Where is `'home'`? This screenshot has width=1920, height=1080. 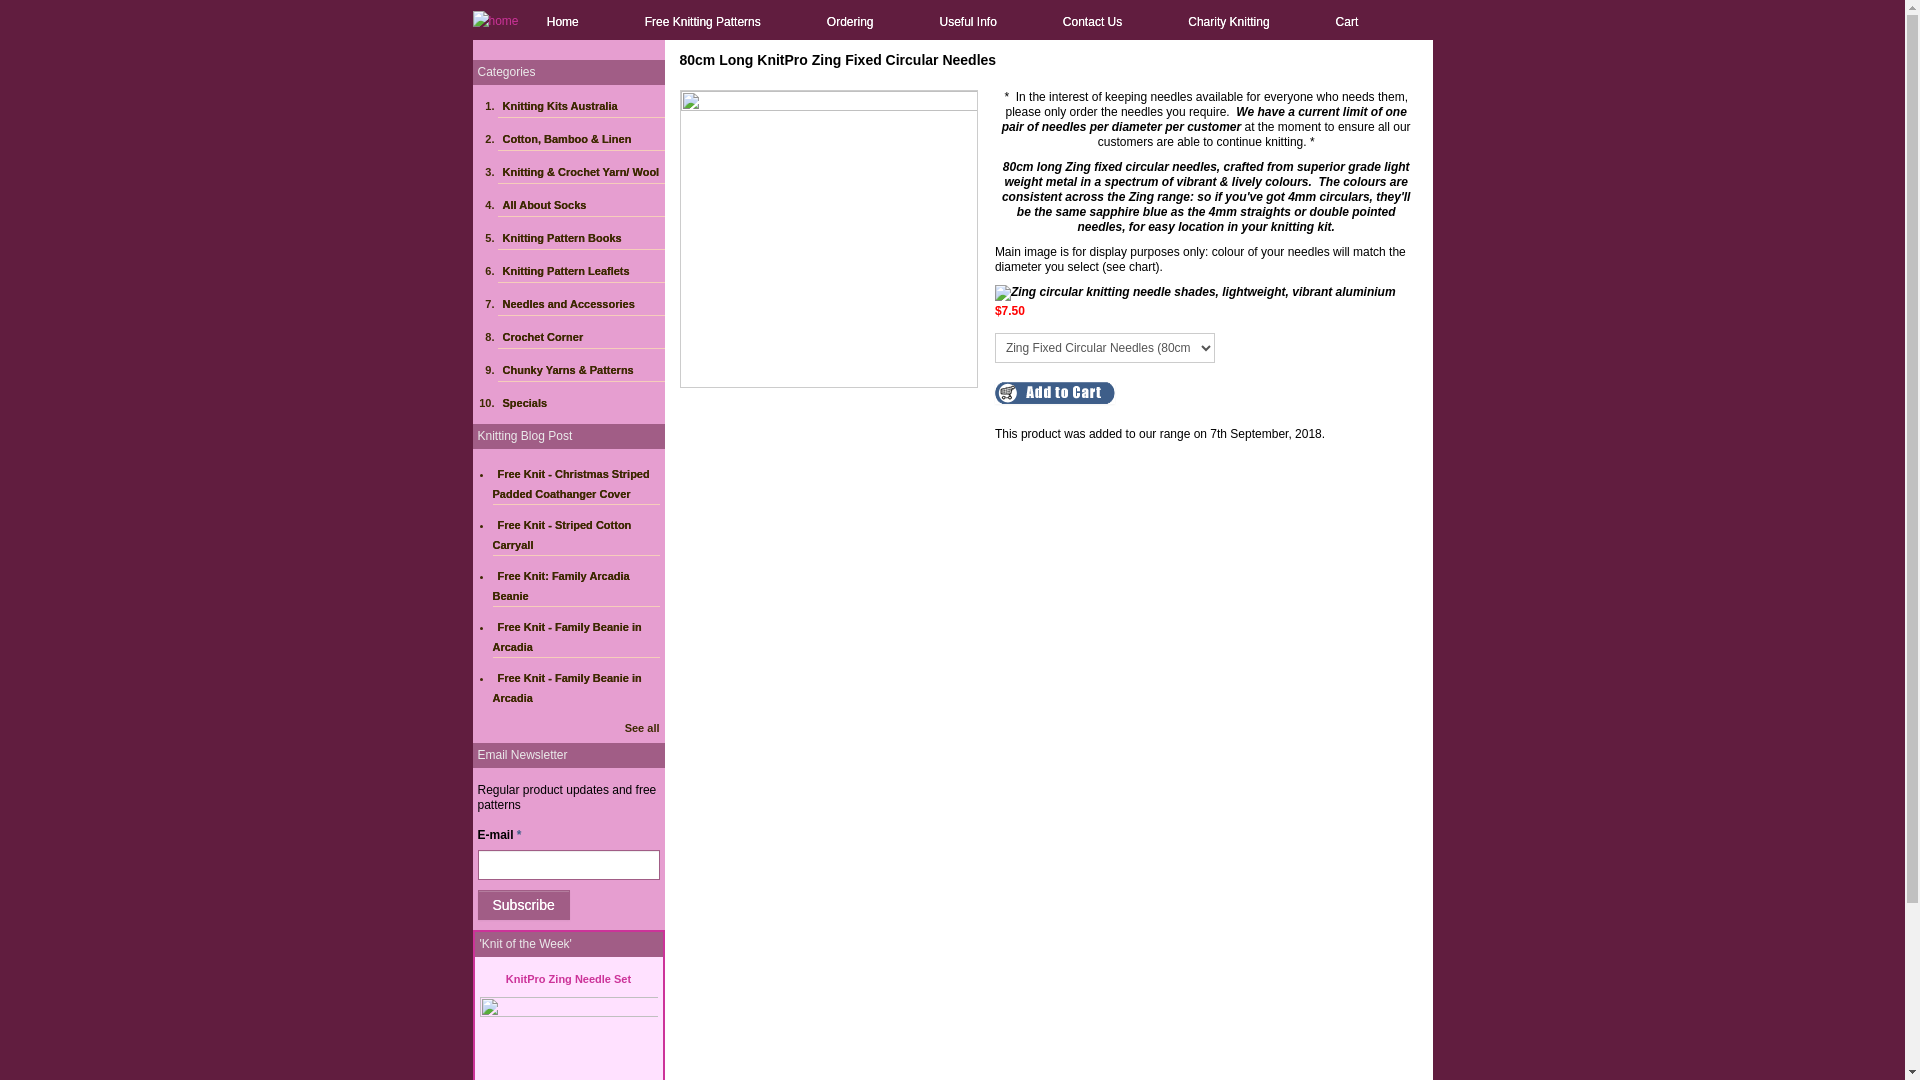
'home' is located at coordinates (494, 19).